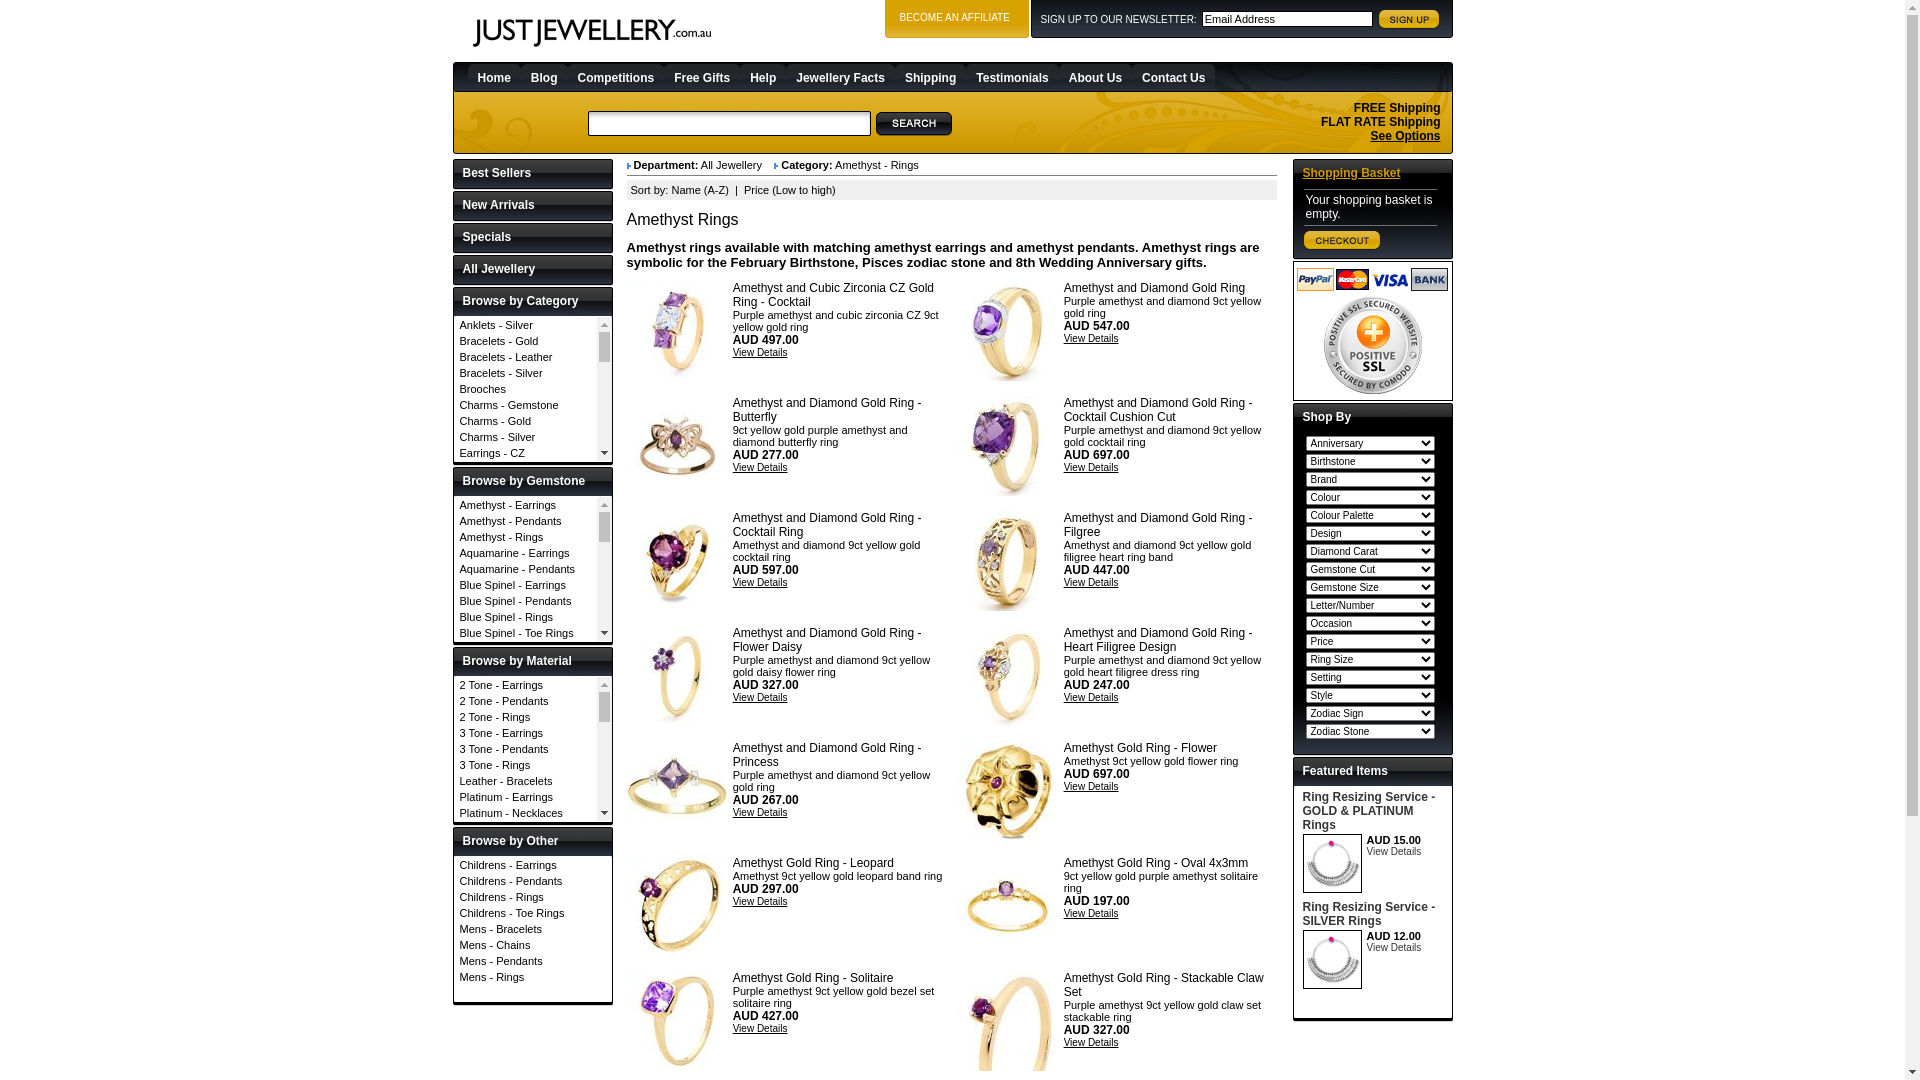 The height and width of the screenshot is (1080, 1920). I want to click on 'Shopping Basket', so click(1301, 172).